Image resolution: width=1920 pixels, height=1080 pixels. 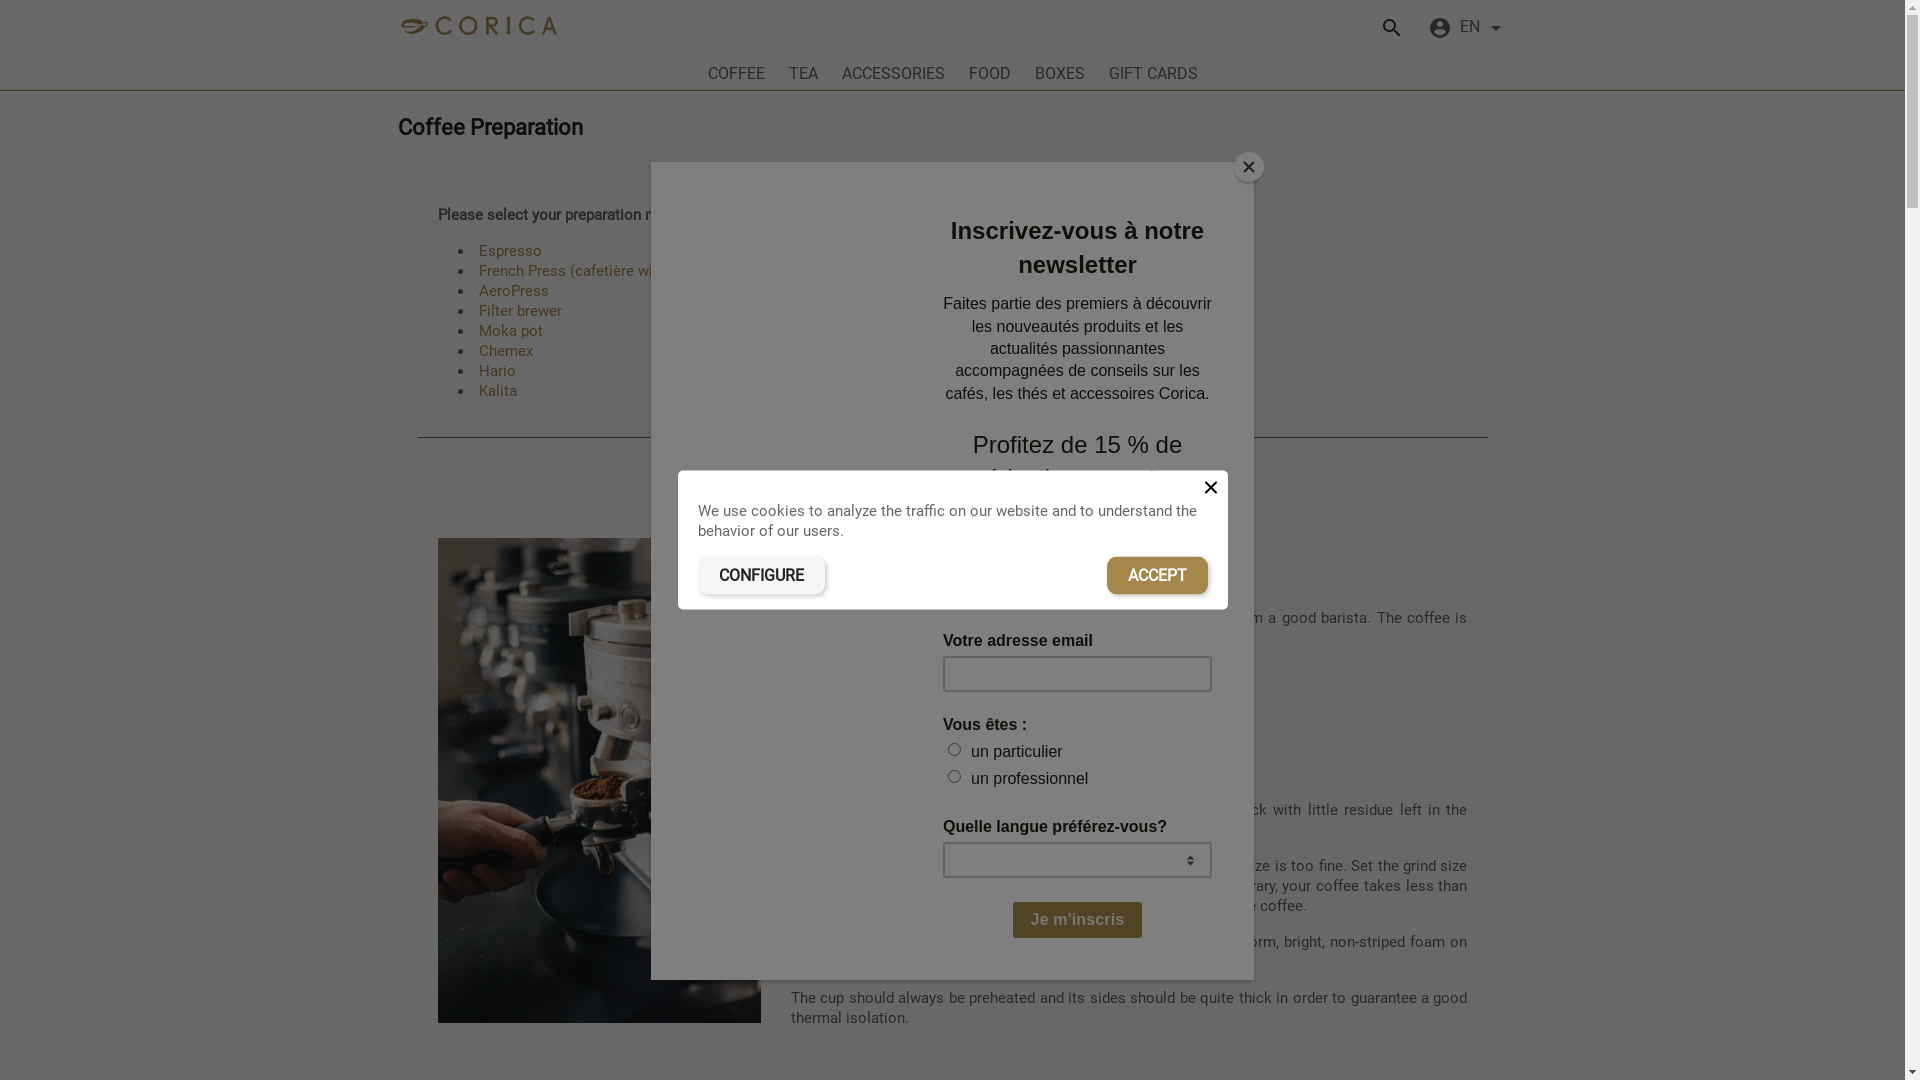 I want to click on 'Chemex', so click(x=504, y=350).